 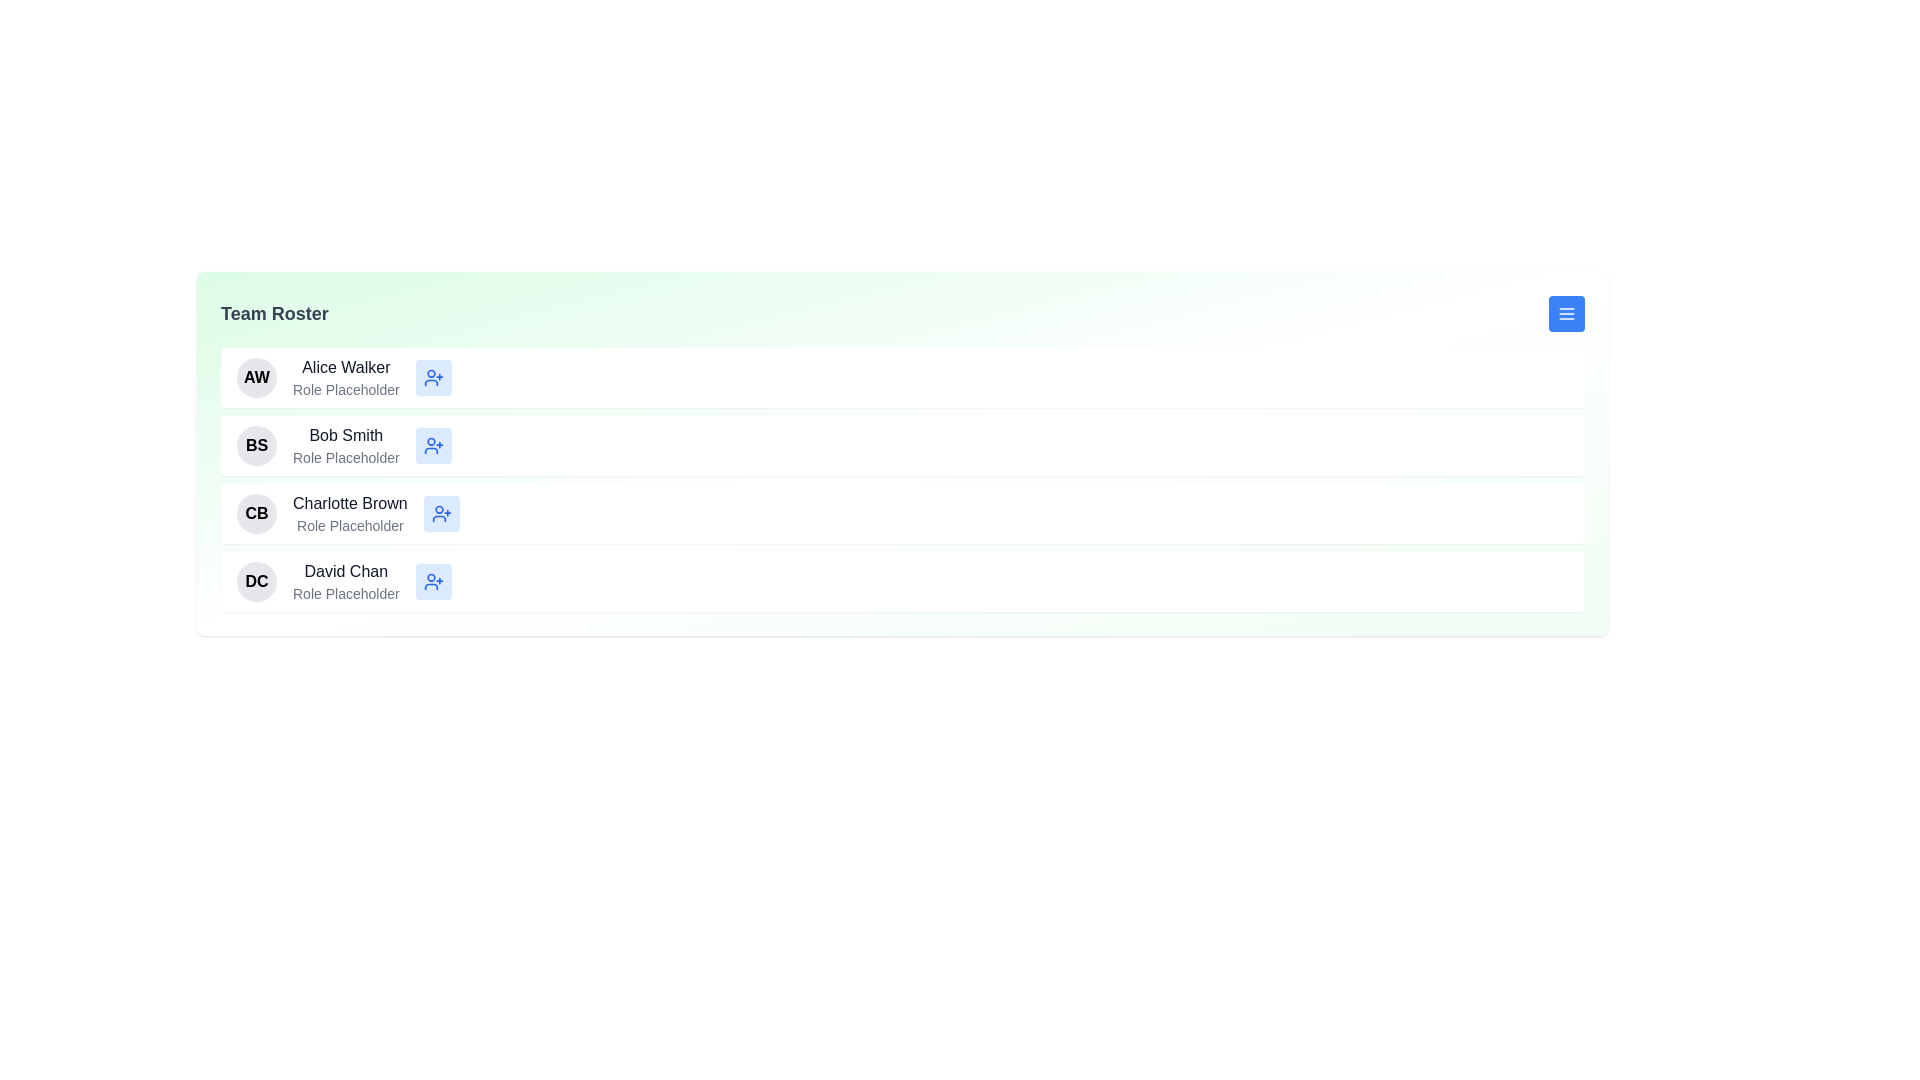 I want to click on the icon button located to the right of the list item for Alice Walker, so click(x=432, y=378).